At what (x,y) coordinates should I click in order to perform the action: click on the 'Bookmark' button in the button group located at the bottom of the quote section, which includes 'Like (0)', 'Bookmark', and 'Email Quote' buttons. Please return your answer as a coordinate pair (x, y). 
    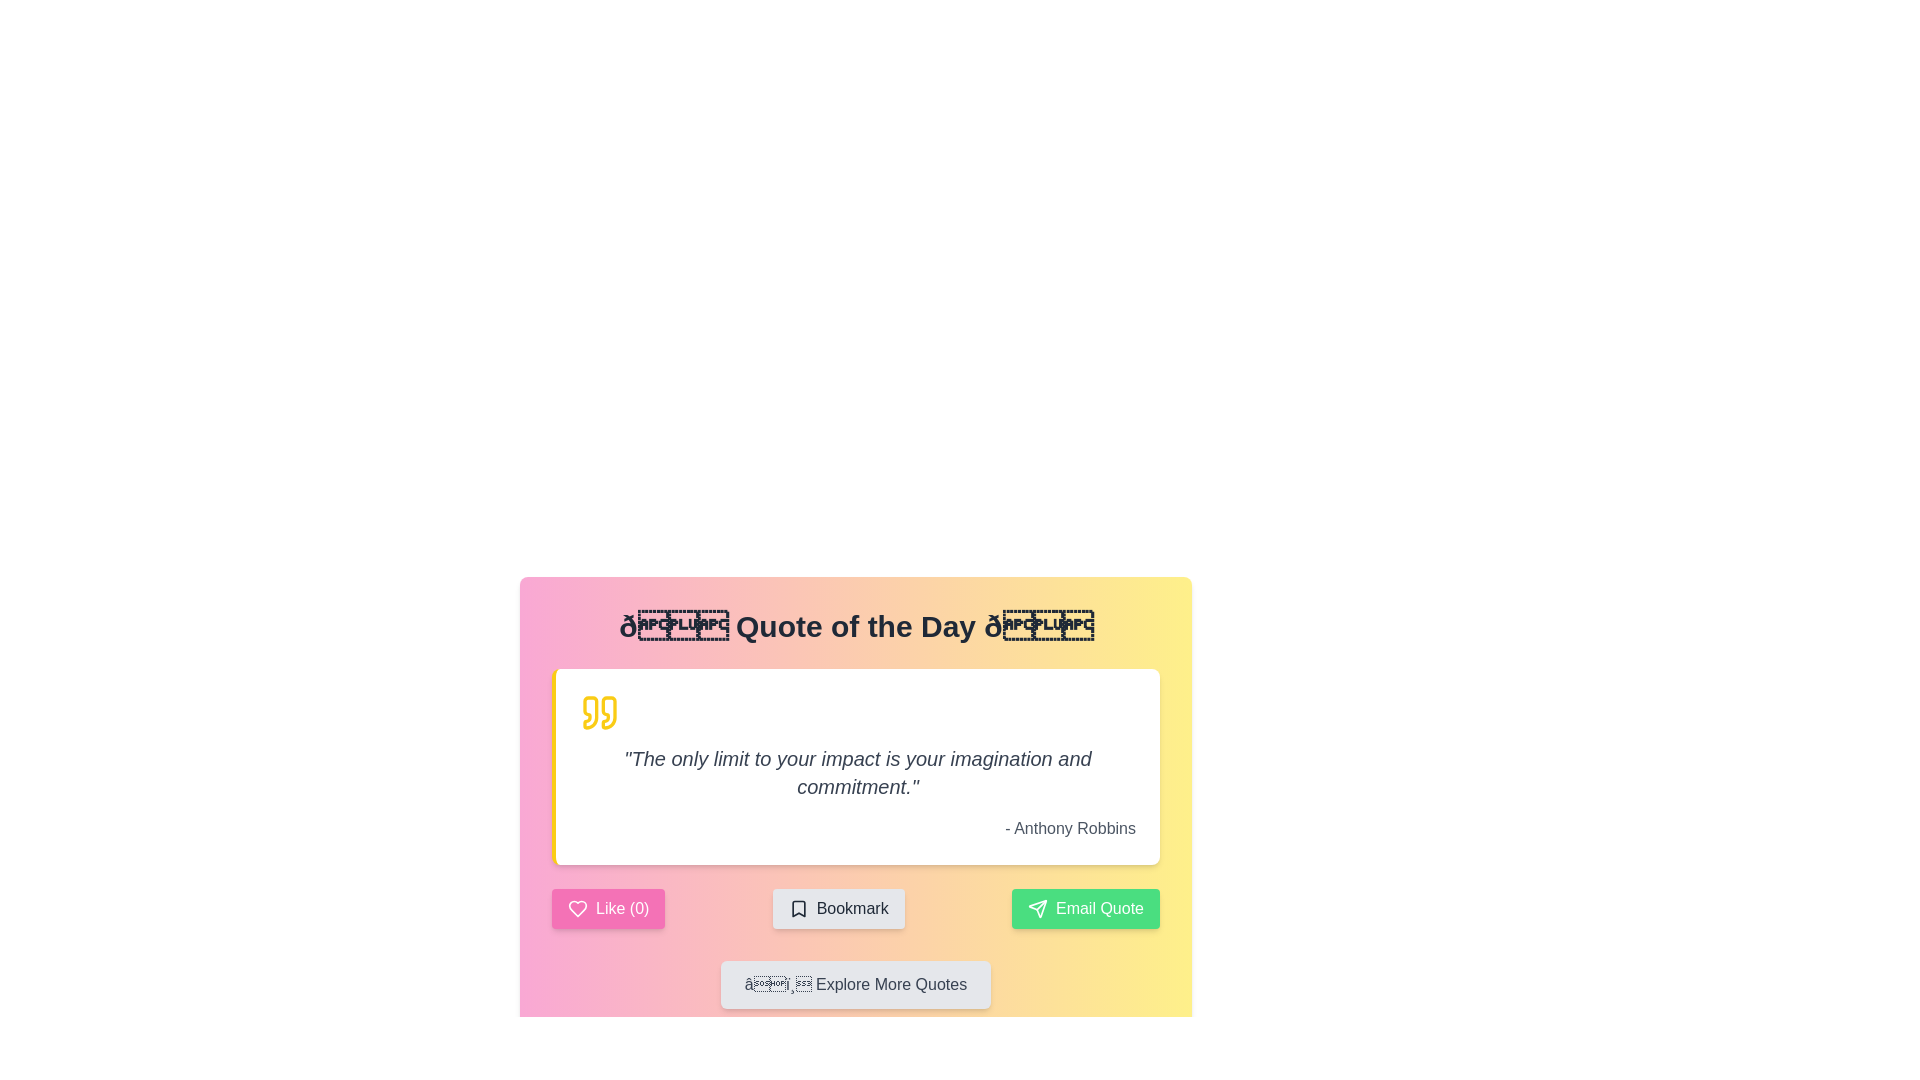
    Looking at the image, I should click on (855, 909).